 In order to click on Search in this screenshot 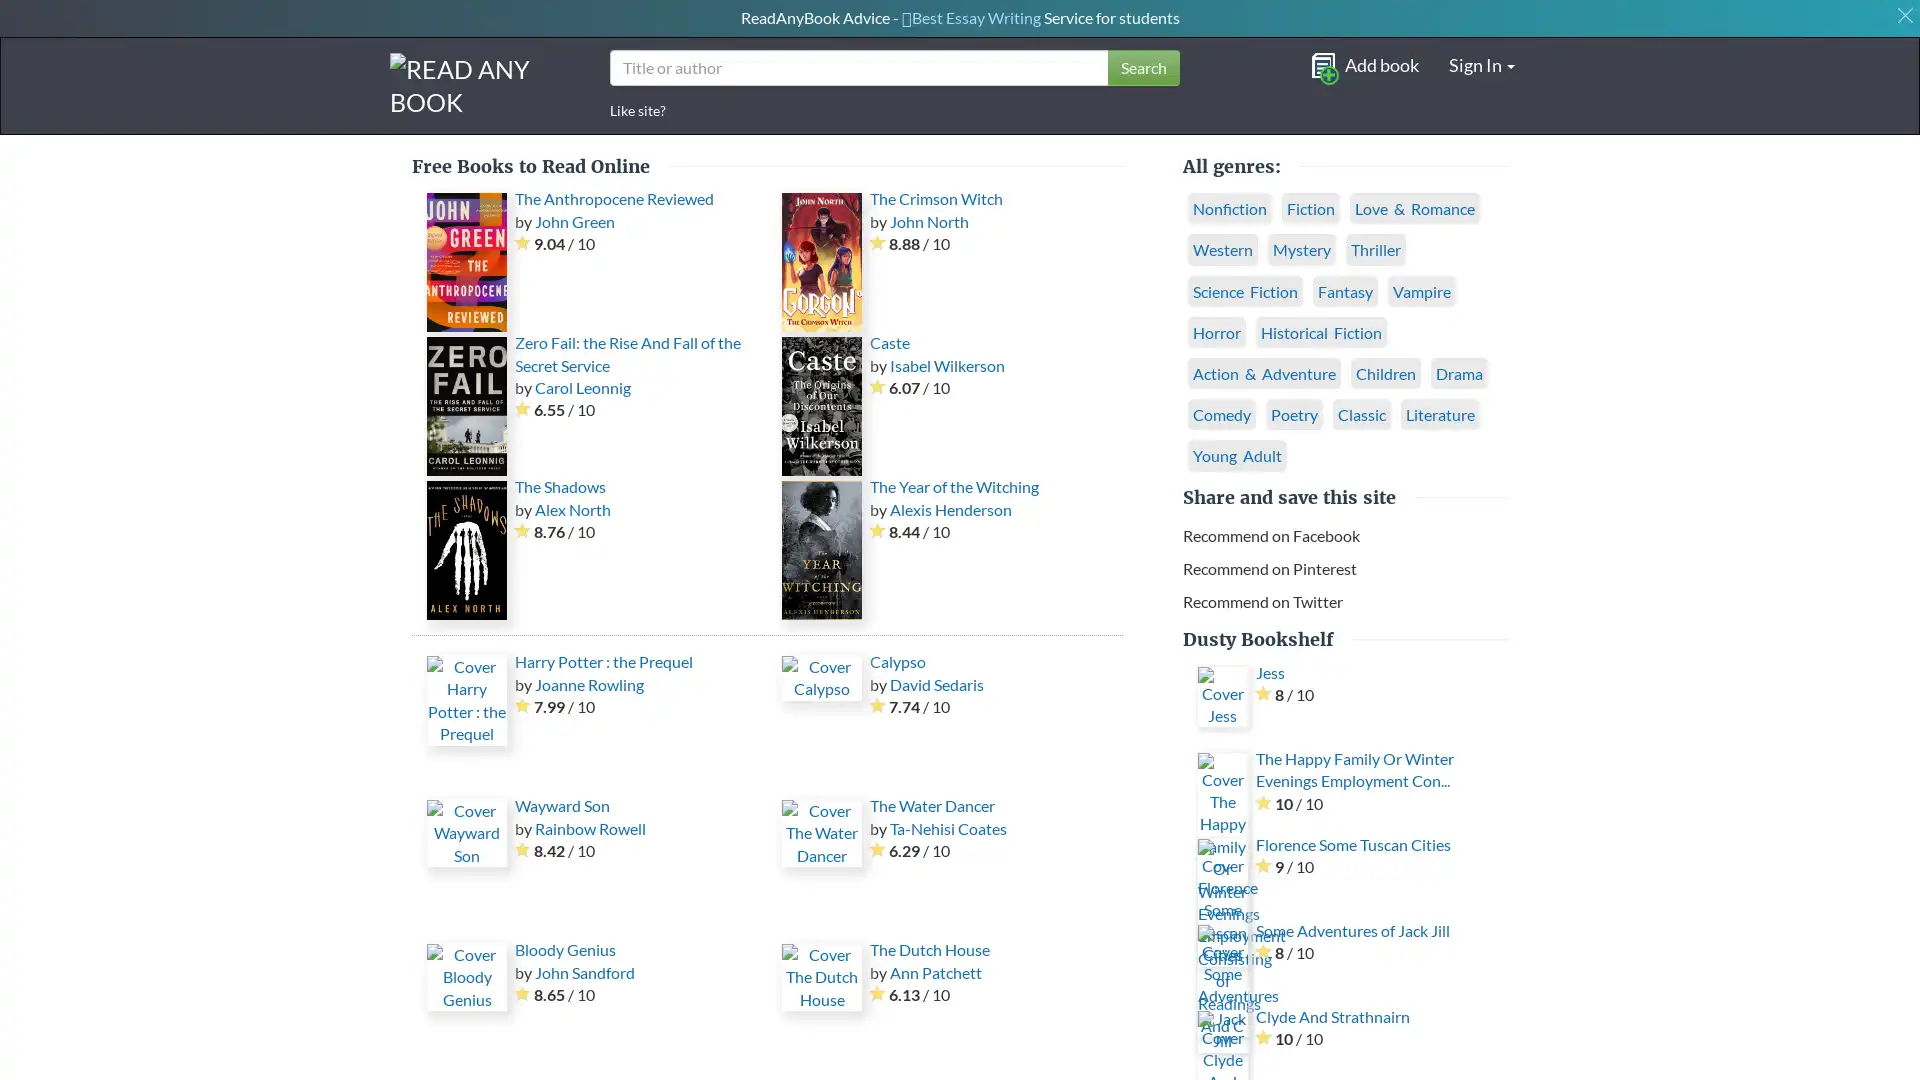, I will do `click(1143, 65)`.